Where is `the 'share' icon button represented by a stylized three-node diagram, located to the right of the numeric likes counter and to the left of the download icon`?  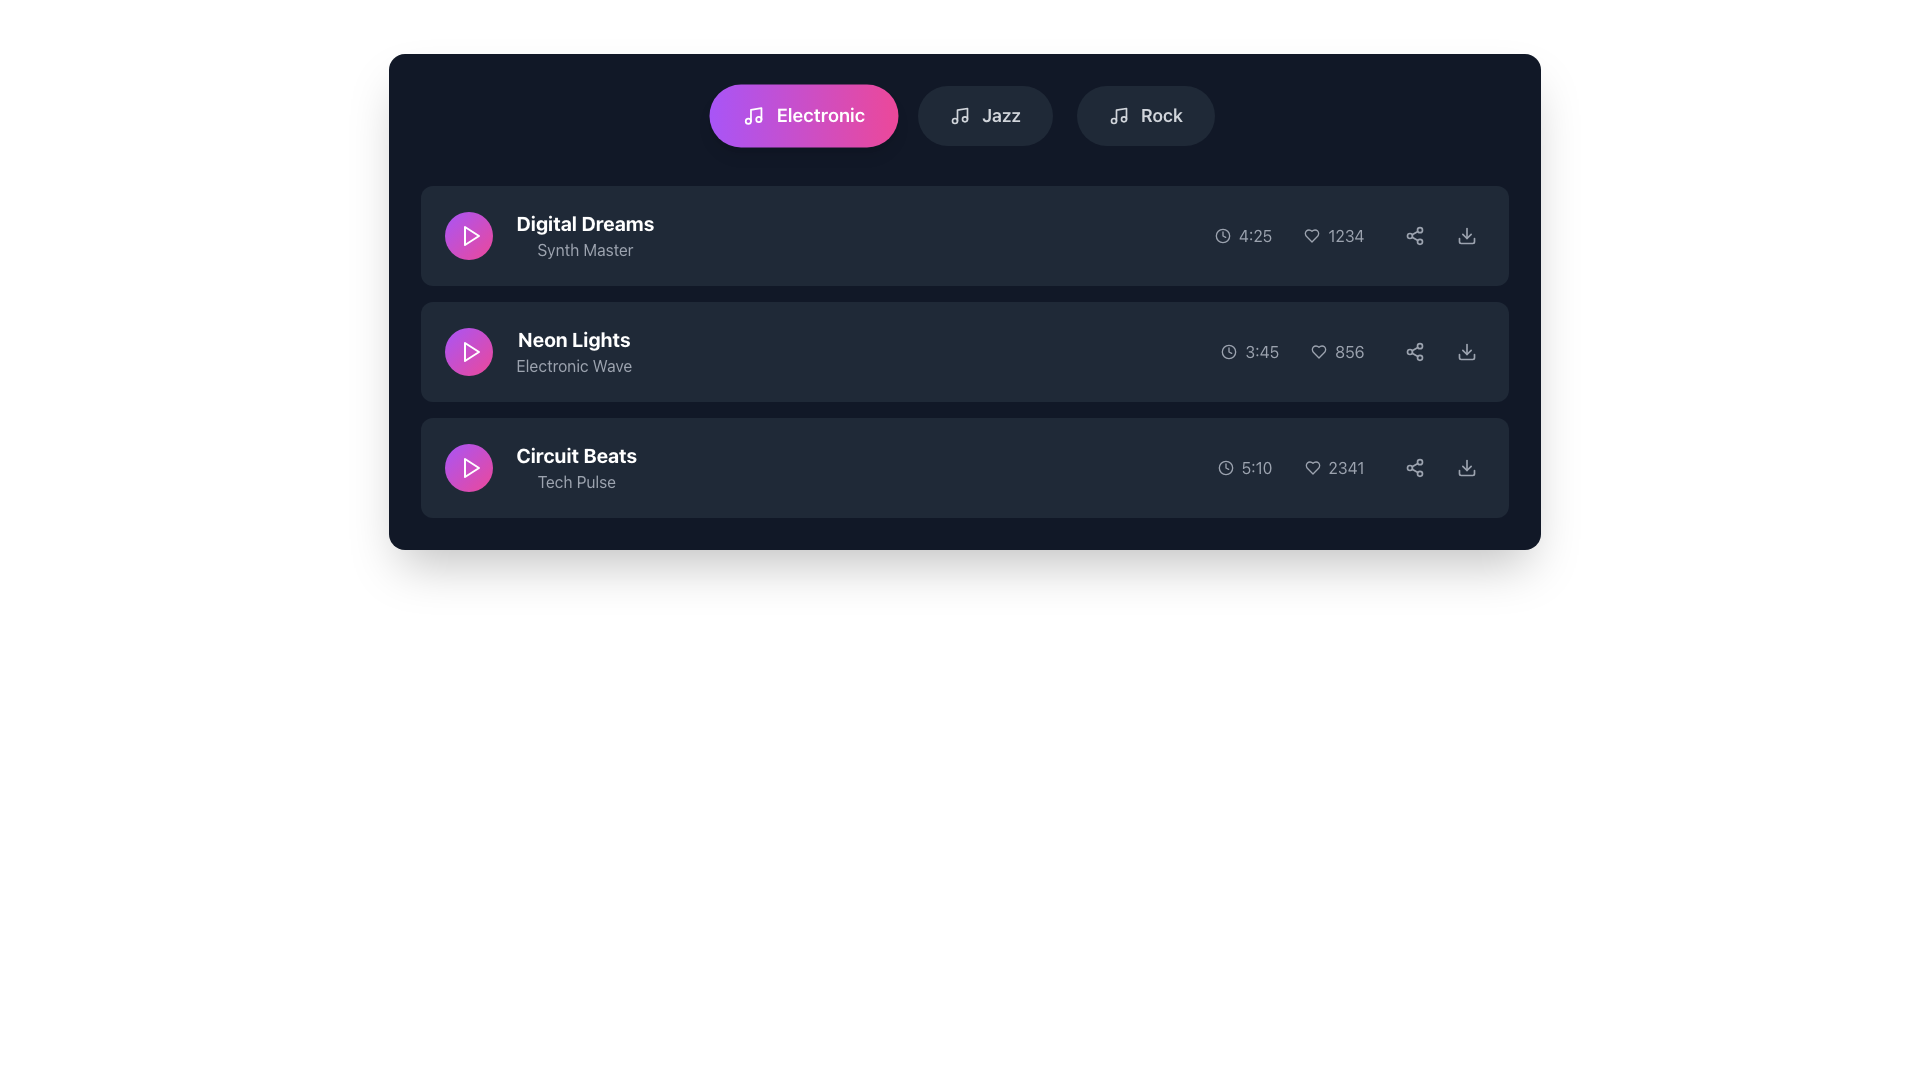
the 'share' icon button represented by a stylized three-node diagram, located to the right of the numeric likes counter and to the left of the download icon is located at coordinates (1413, 350).